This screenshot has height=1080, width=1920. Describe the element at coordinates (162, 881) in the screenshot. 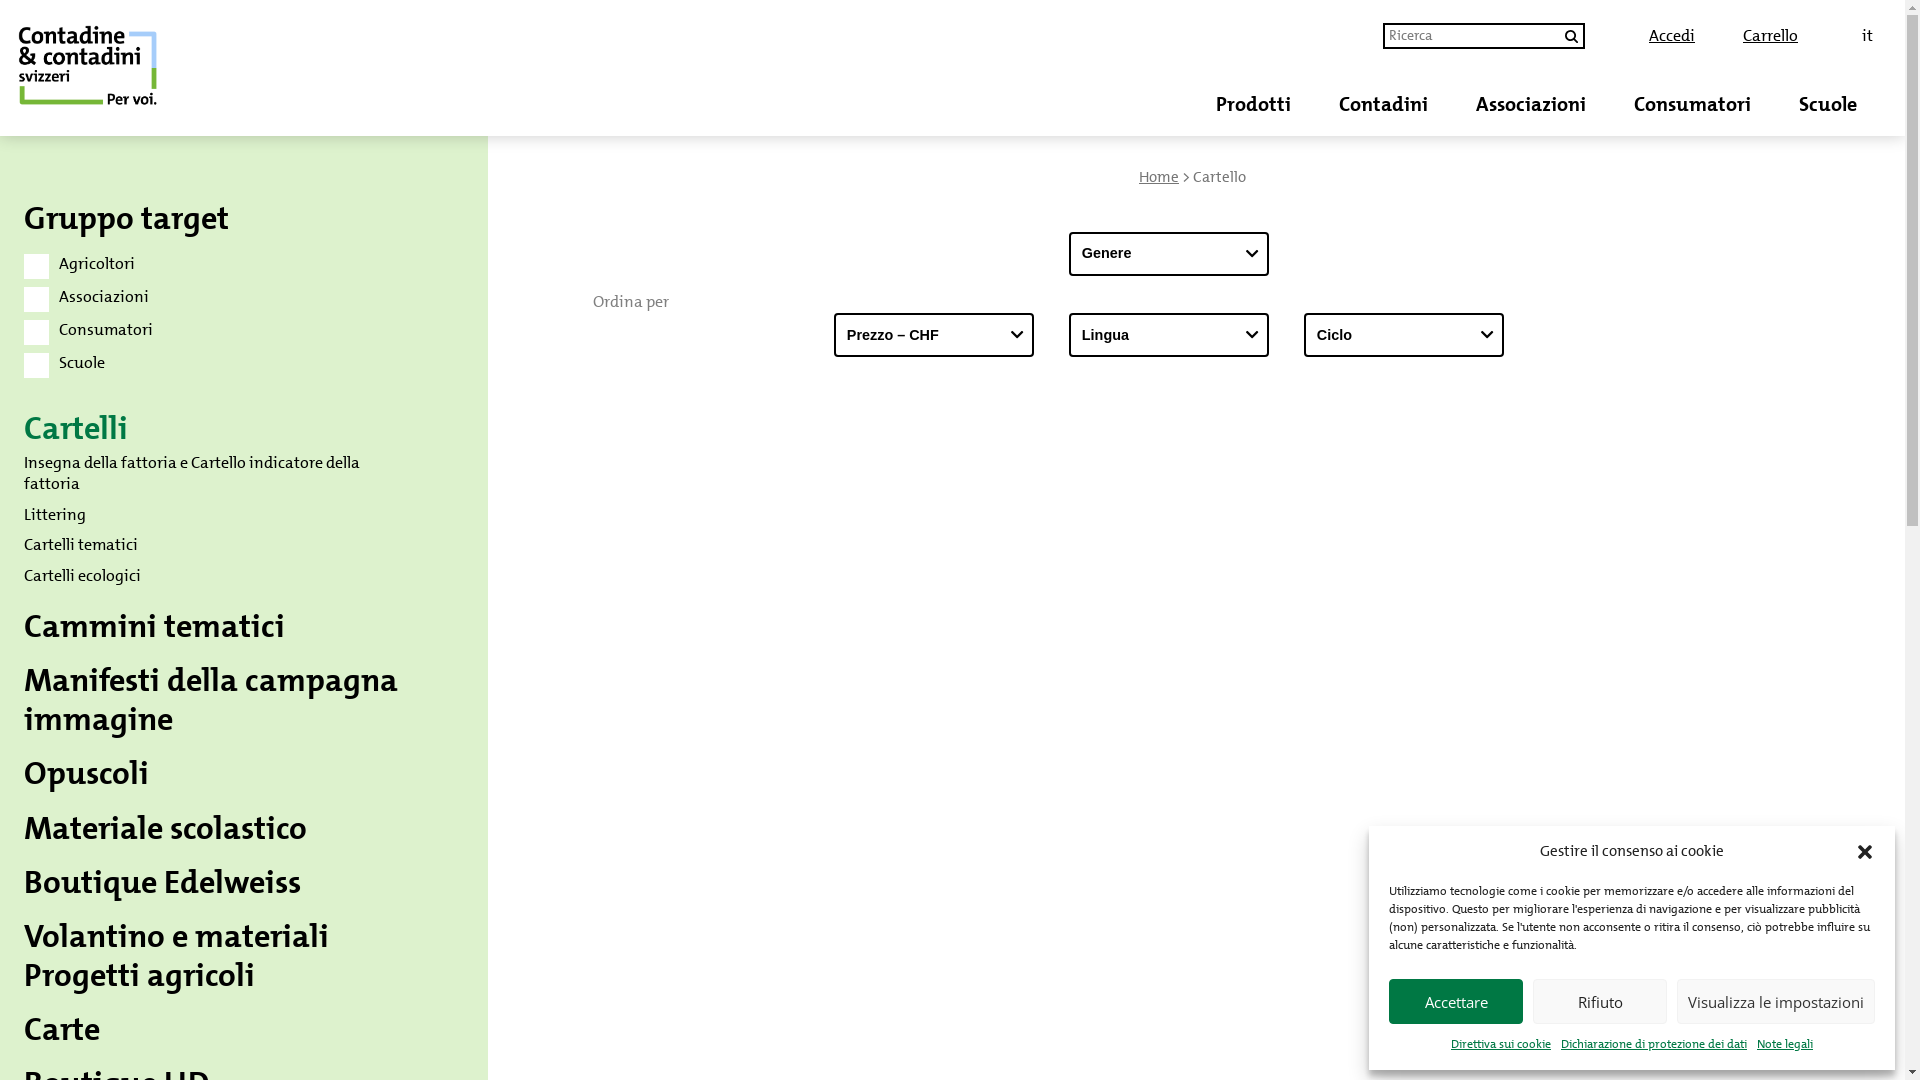

I see `'Boutique Edelweiss'` at that location.